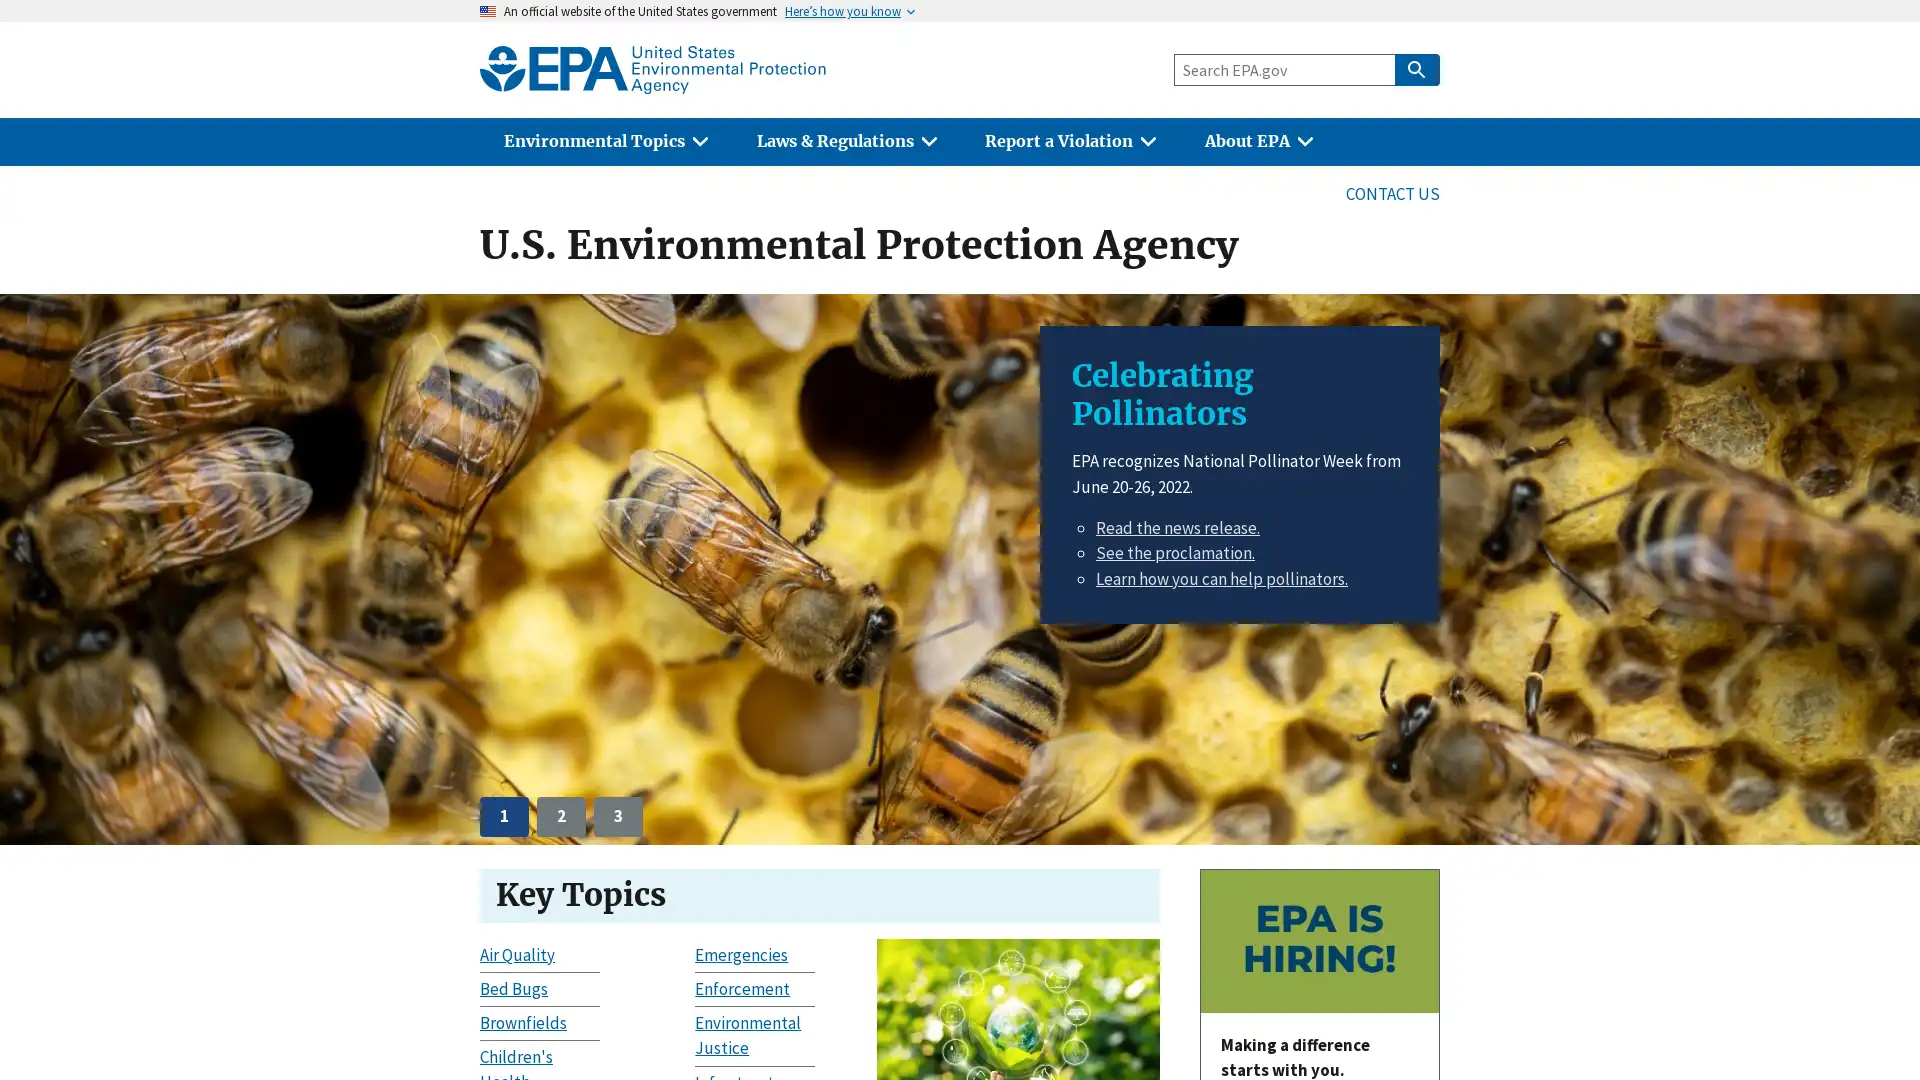 The height and width of the screenshot is (1080, 1920). Describe the element at coordinates (604, 141) in the screenshot. I see `Environmental Topics` at that location.